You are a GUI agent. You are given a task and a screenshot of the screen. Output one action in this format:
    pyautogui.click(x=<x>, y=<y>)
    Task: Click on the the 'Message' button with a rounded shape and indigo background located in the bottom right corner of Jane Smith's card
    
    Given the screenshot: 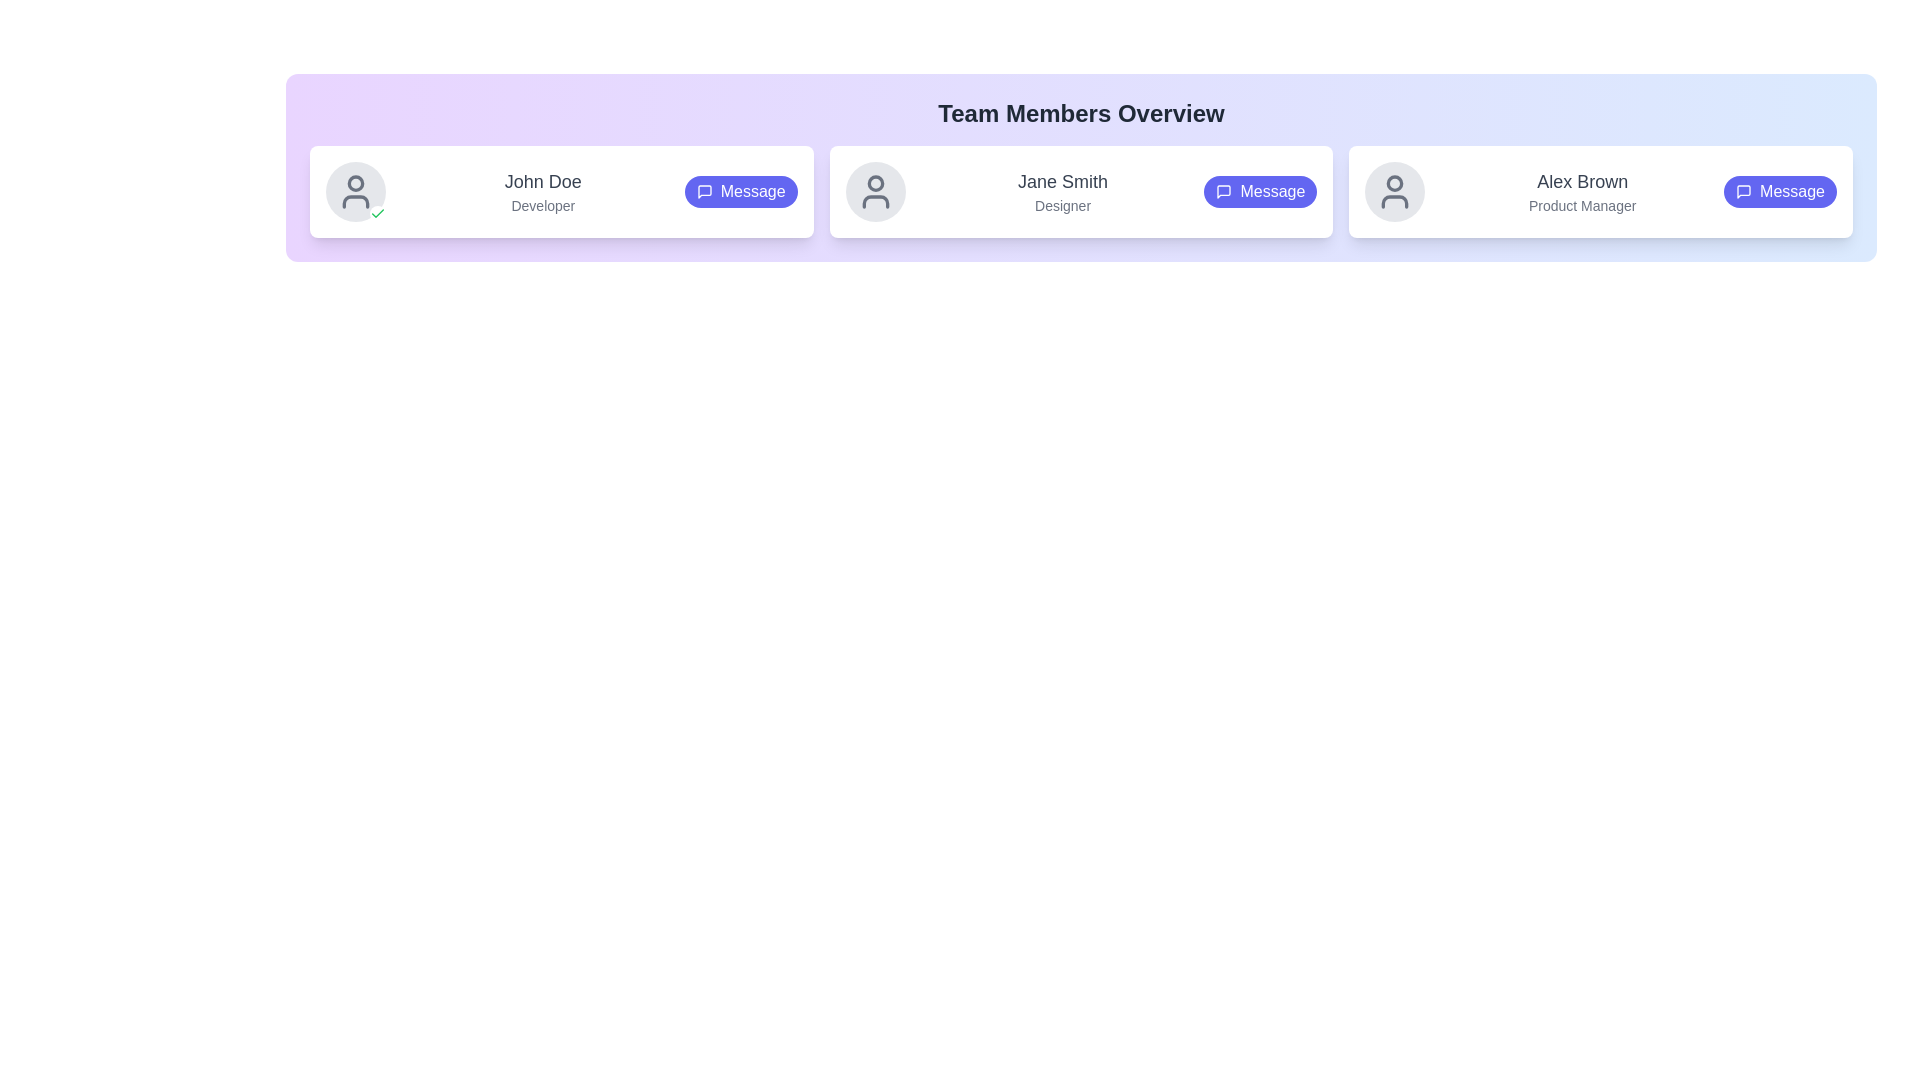 What is the action you would take?
    pyautogui.click(x=1259, y=192)
    